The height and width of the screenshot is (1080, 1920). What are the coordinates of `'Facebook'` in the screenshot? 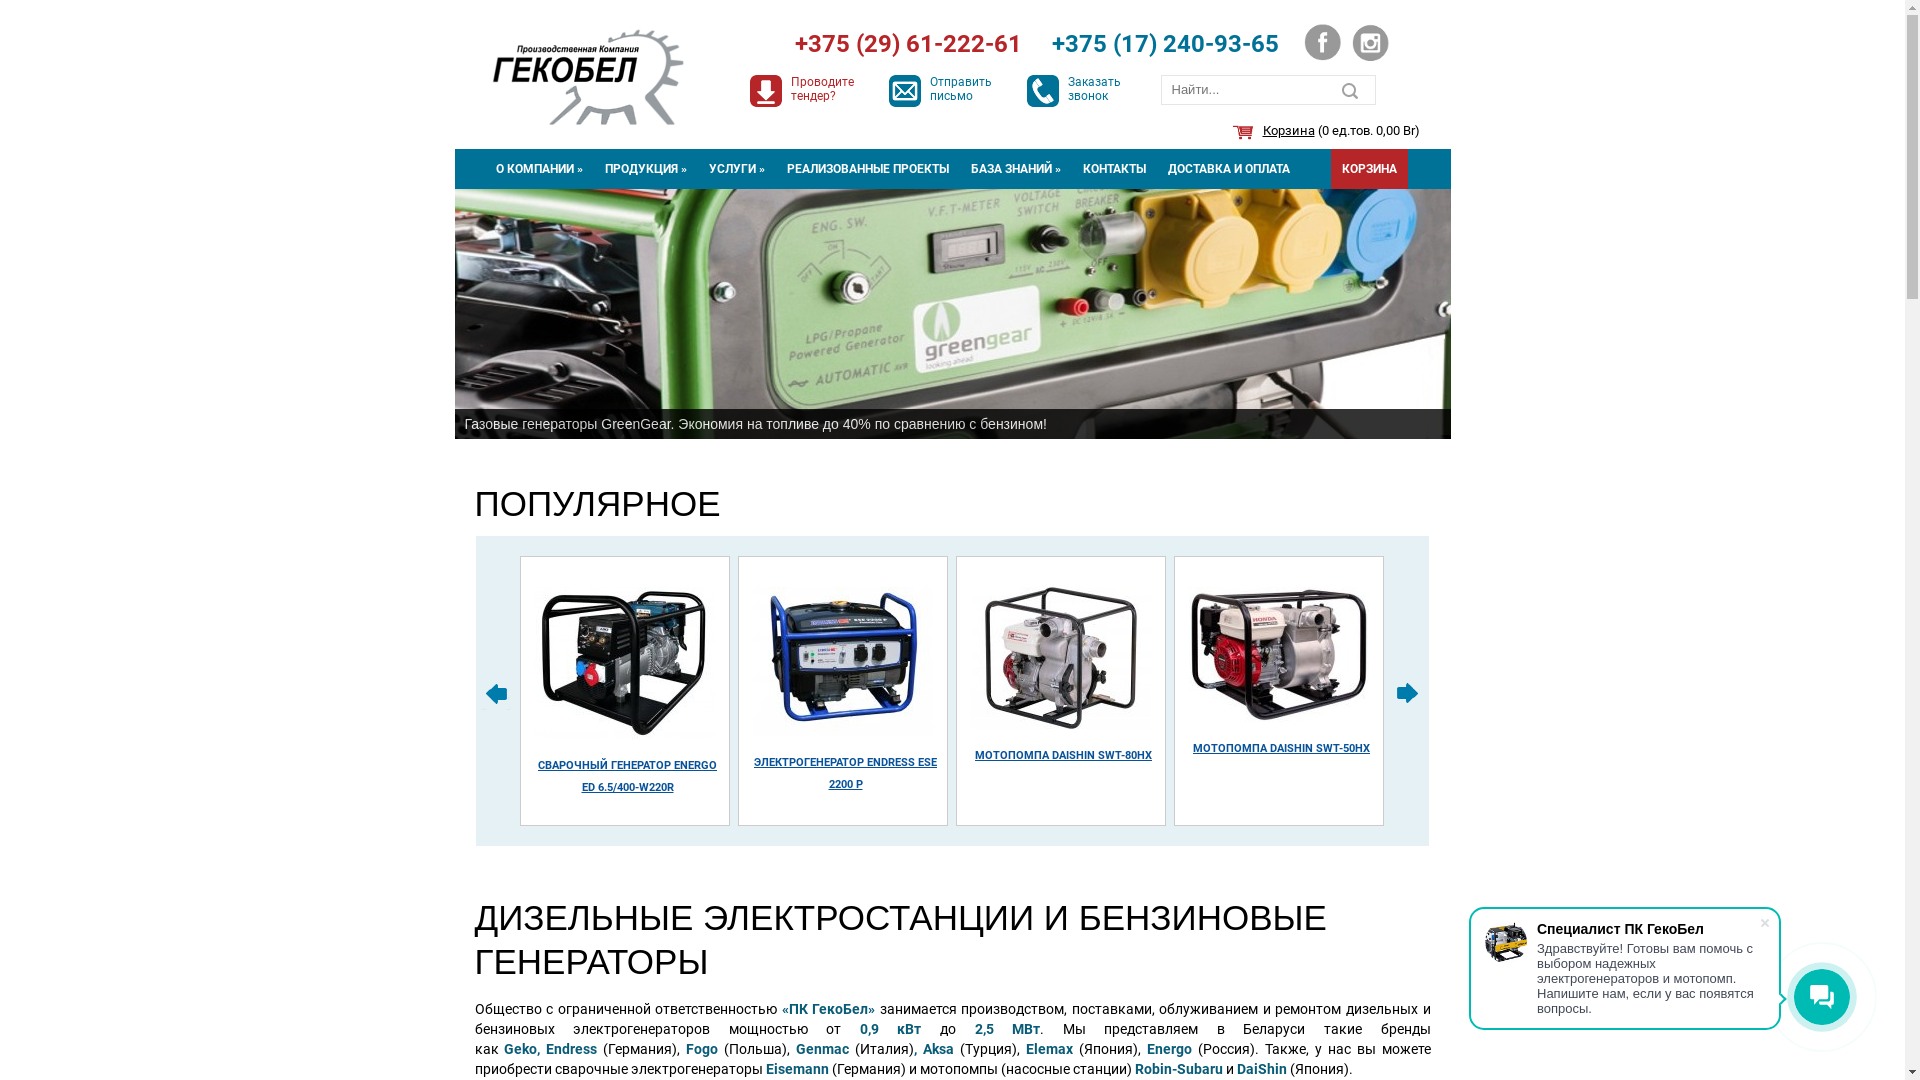 It's located at (1304, 42).